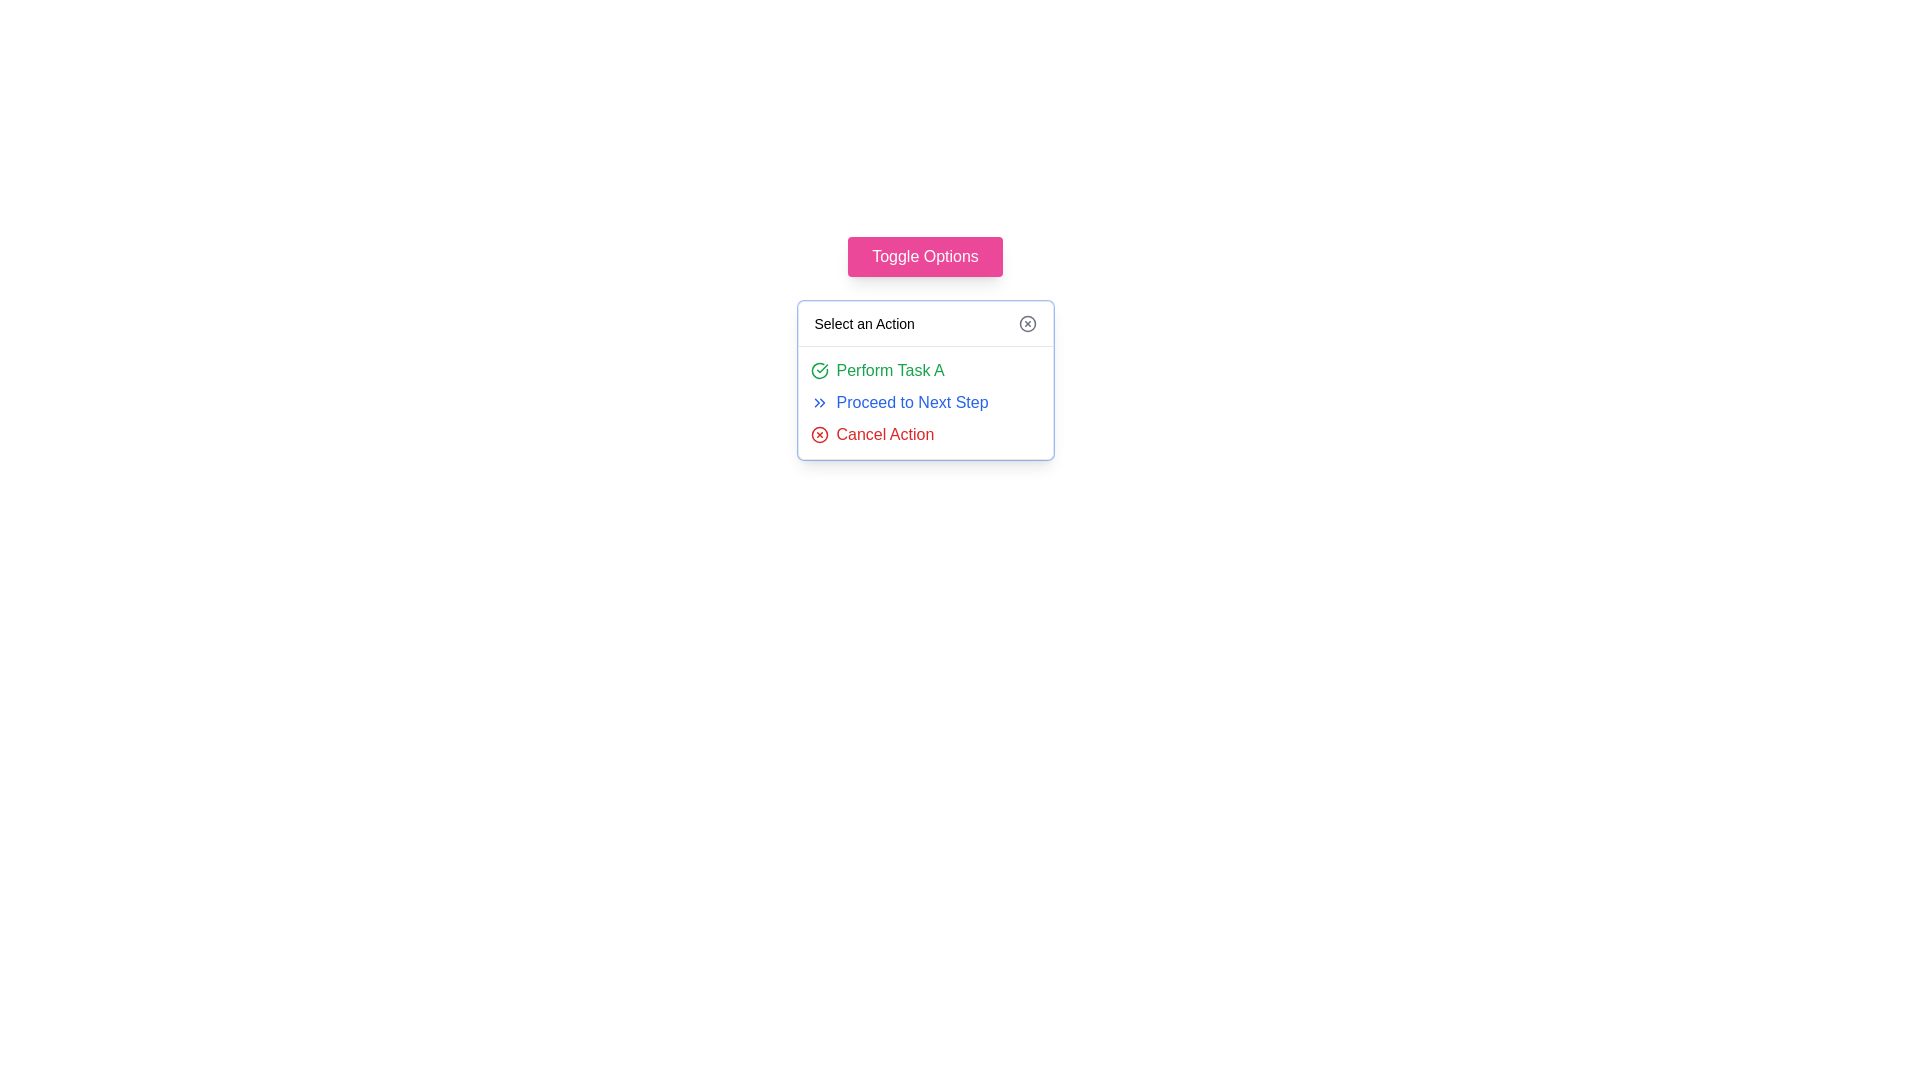 The width and height of the screenshot is (1920, 1080). Describe the element at coordinates (1027, 323) in the screenshot. I see `the close button located in the top-right corner of the action selection box to change its color` at that location.